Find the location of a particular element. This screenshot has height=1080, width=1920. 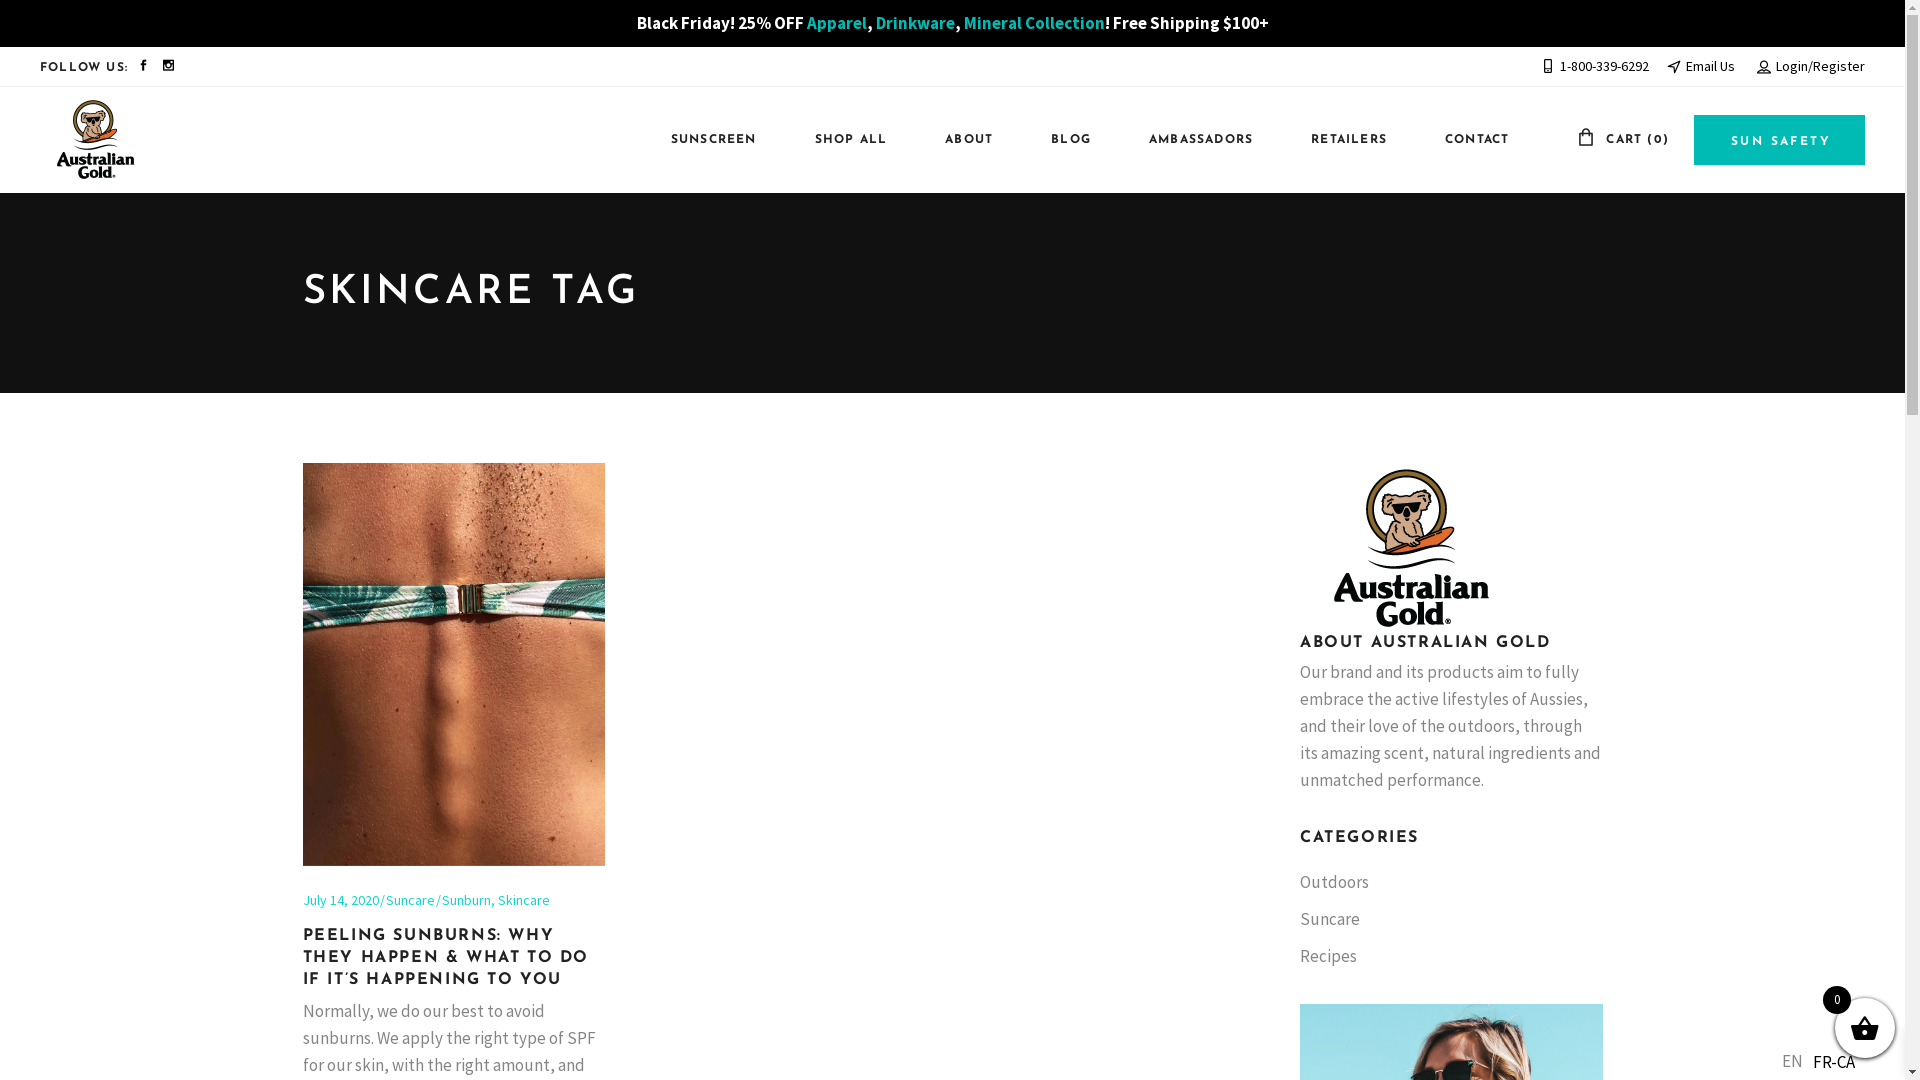

'Drinkware' is located at coordinates (914, 23).